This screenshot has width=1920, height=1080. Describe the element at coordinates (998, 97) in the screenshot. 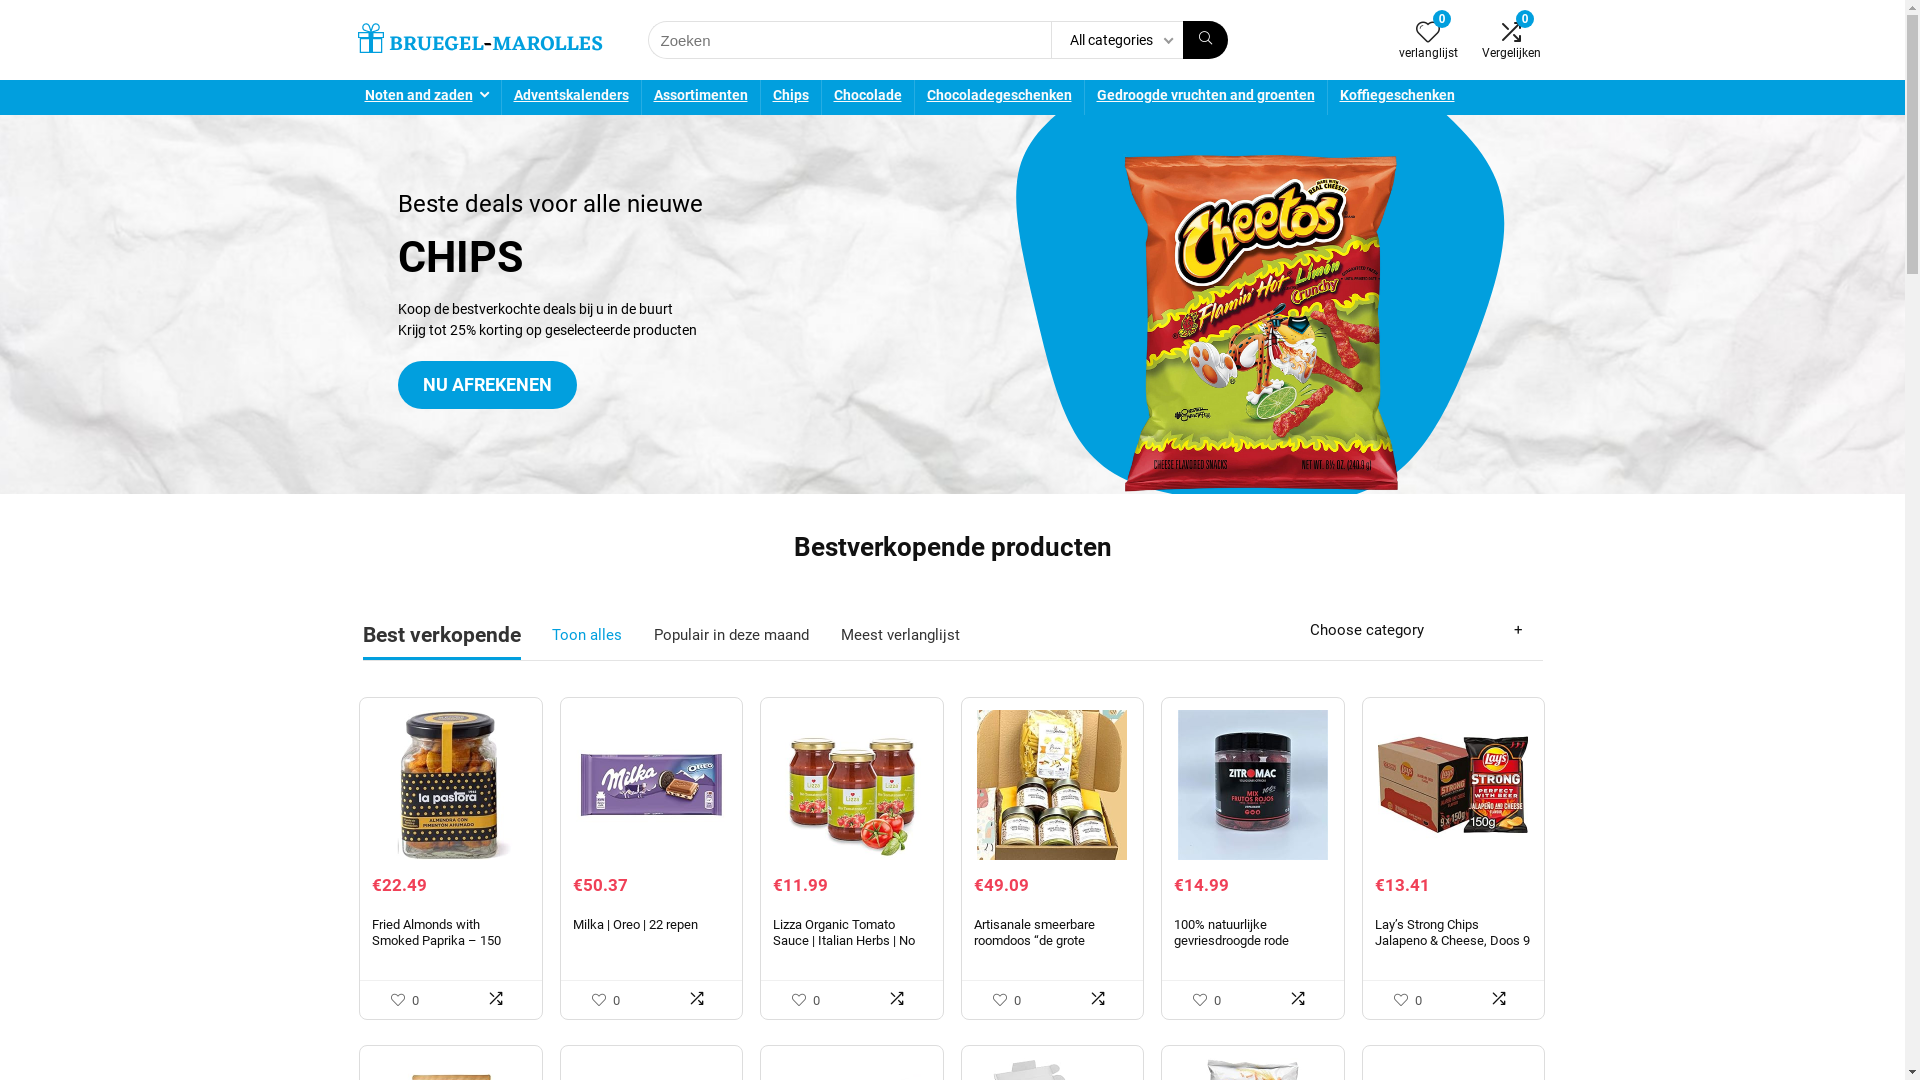

I see `'Chocoladegeschenken'` at that location.